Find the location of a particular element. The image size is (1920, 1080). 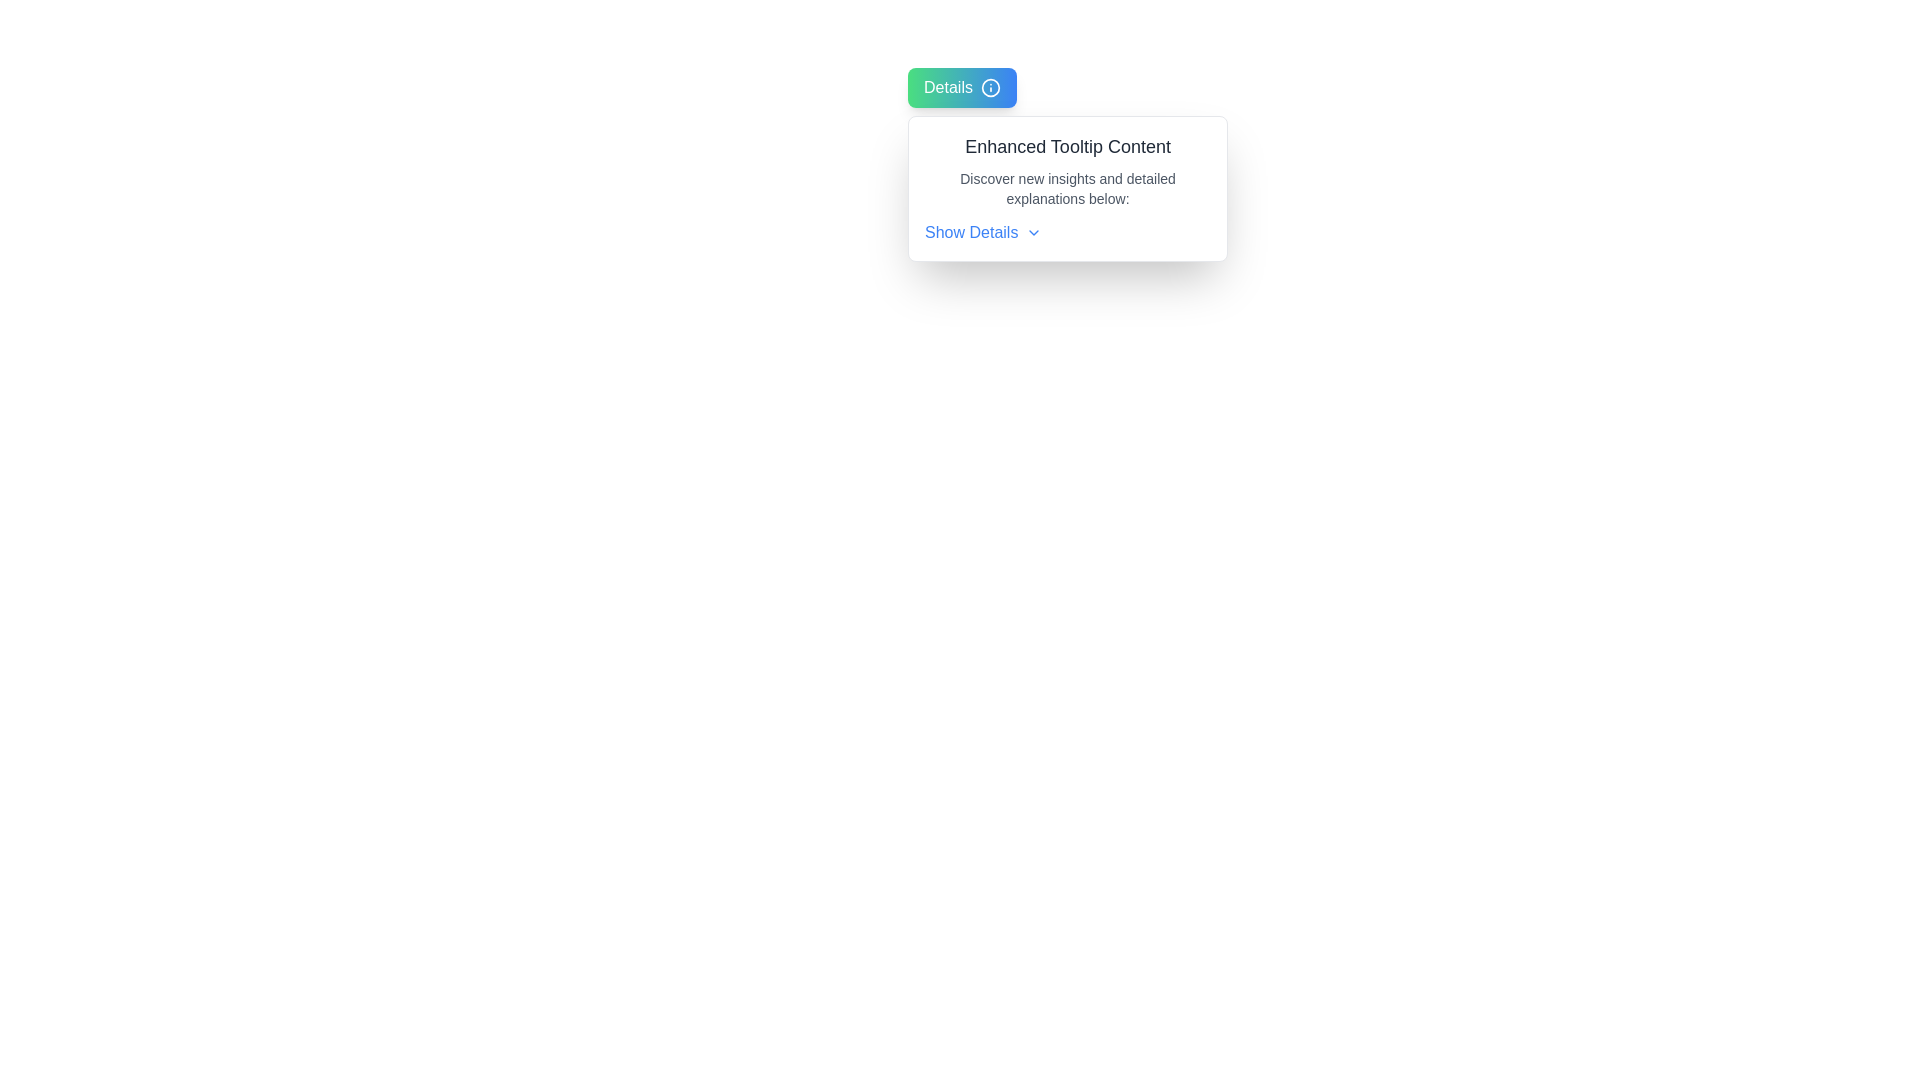

the 'Details' button, which is a rectangular button with a gradient background transitioning from green to blue, containing white text aligned to the left and an info icon on the right is located at coordinates (962, 87).